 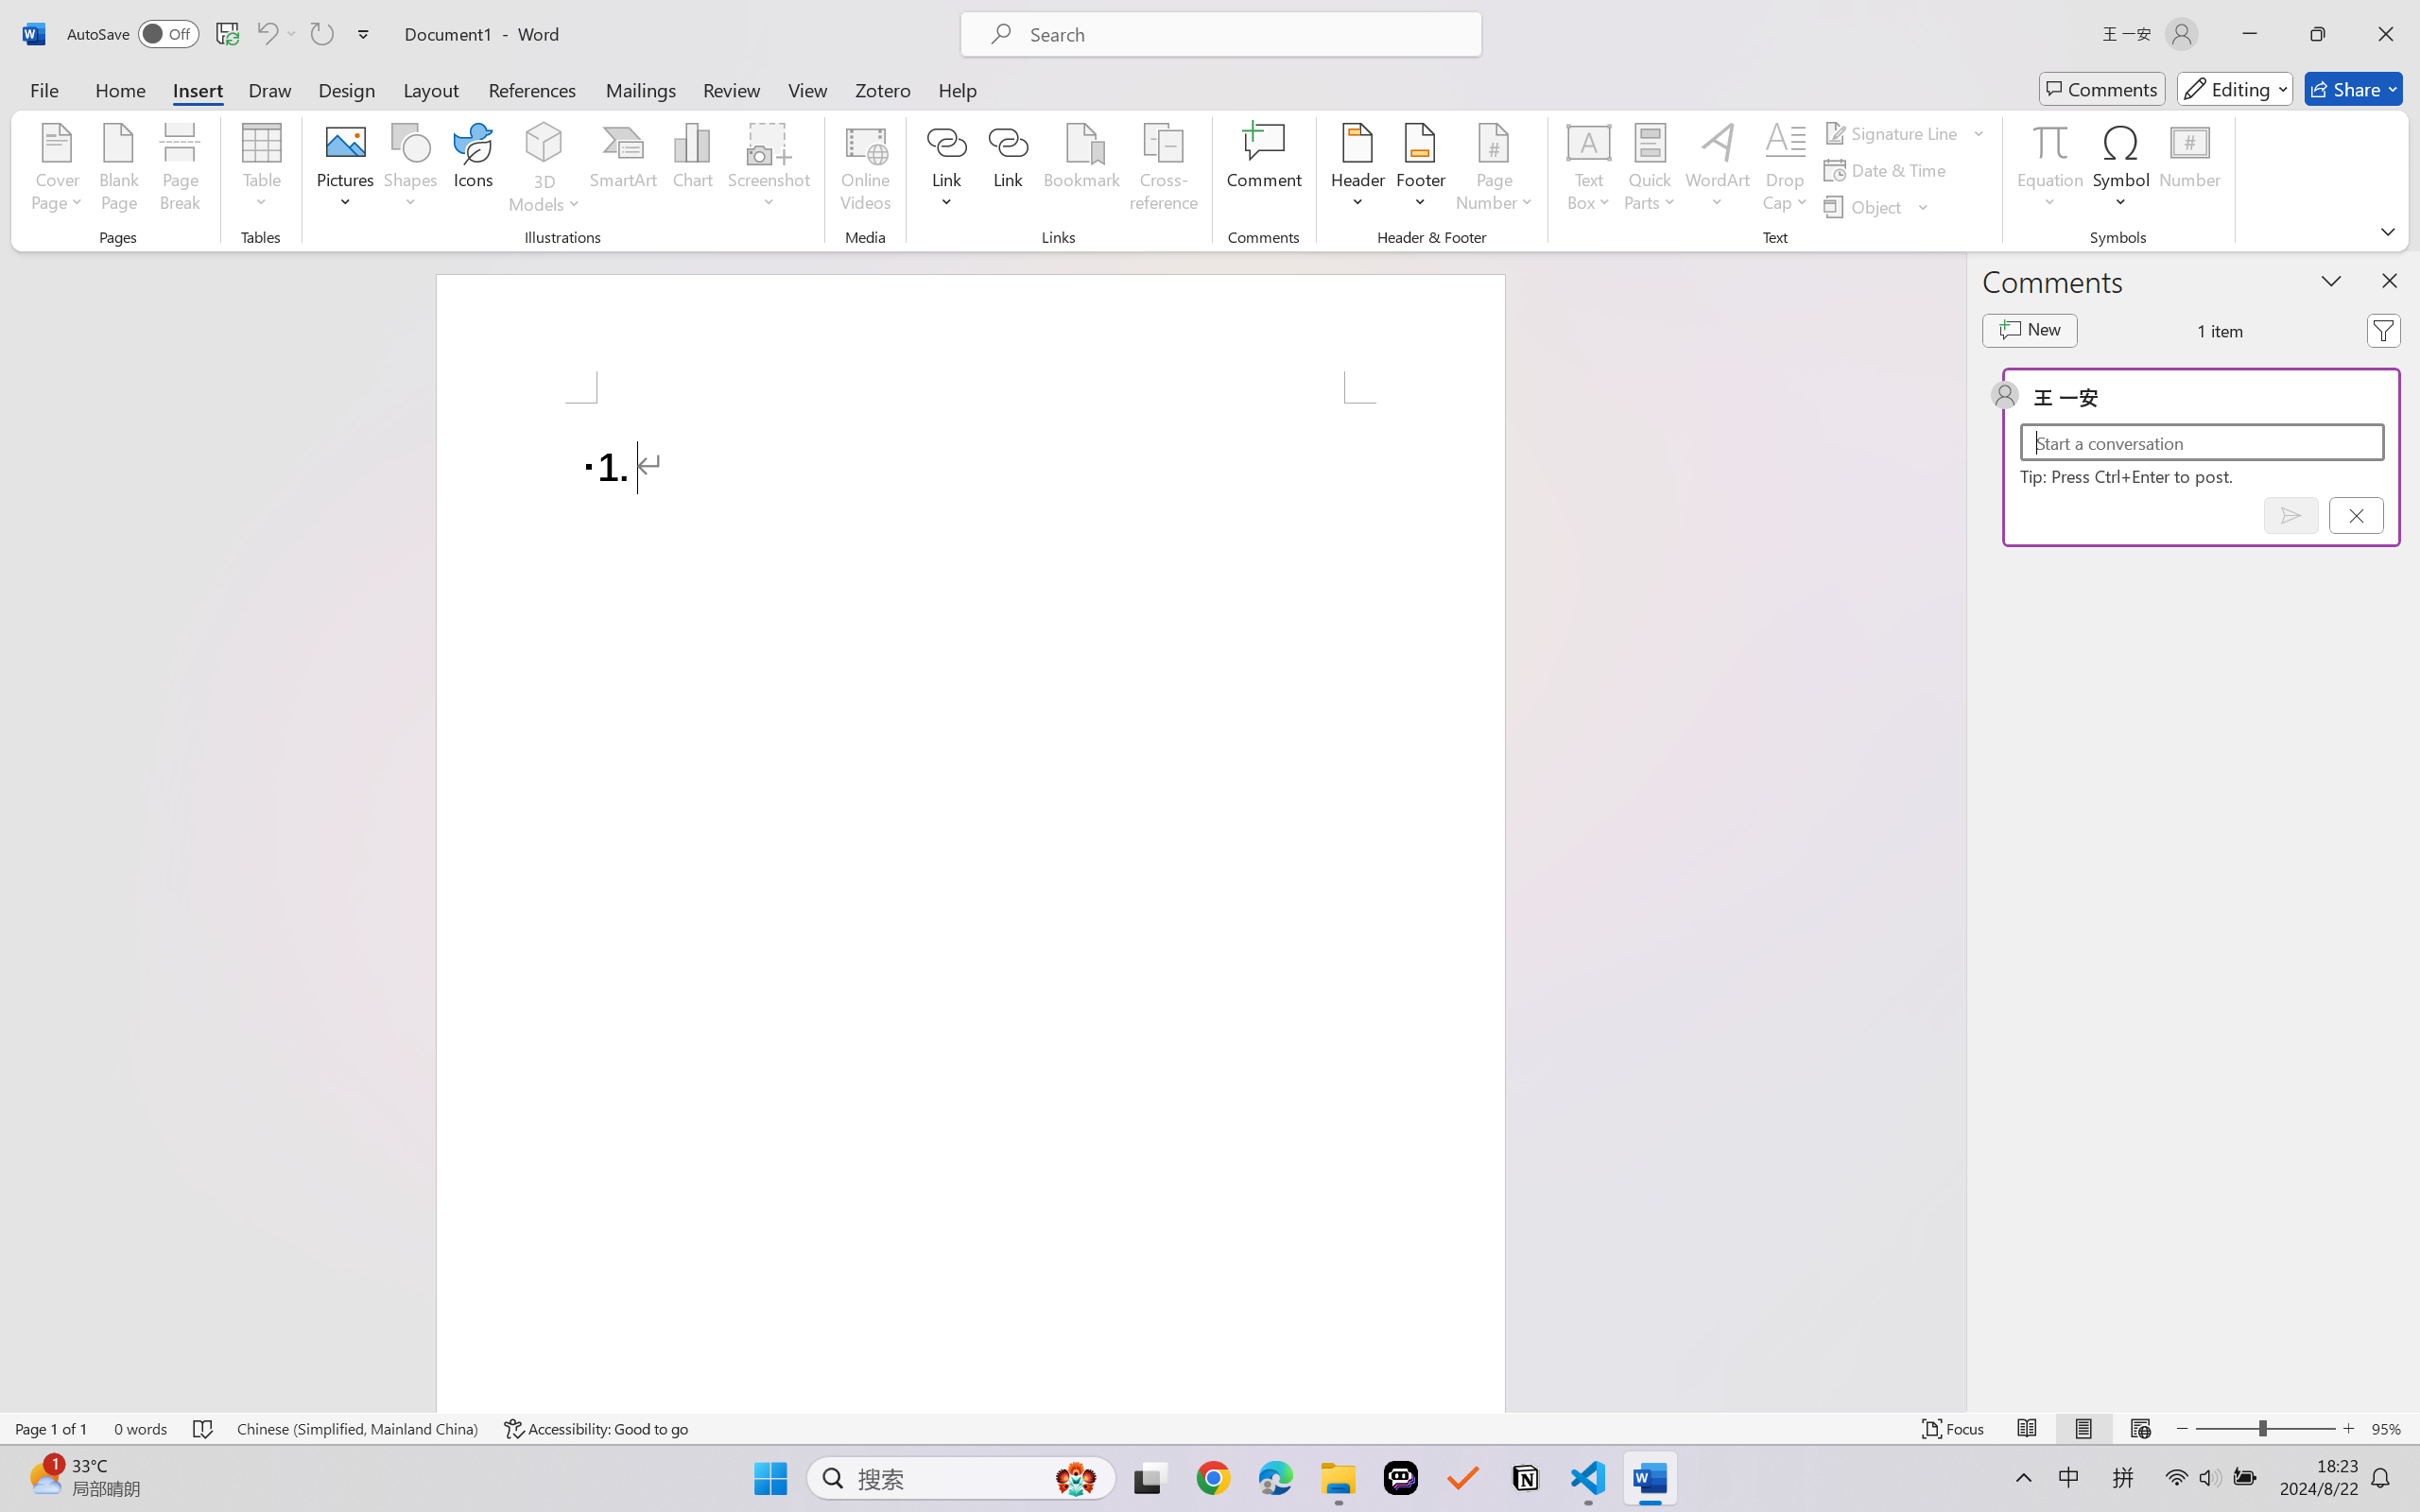 What do you see at coordinates (1785, 170) in the screenshot?
I see `'Drop Cap'` at bounding box center [1785, 170].